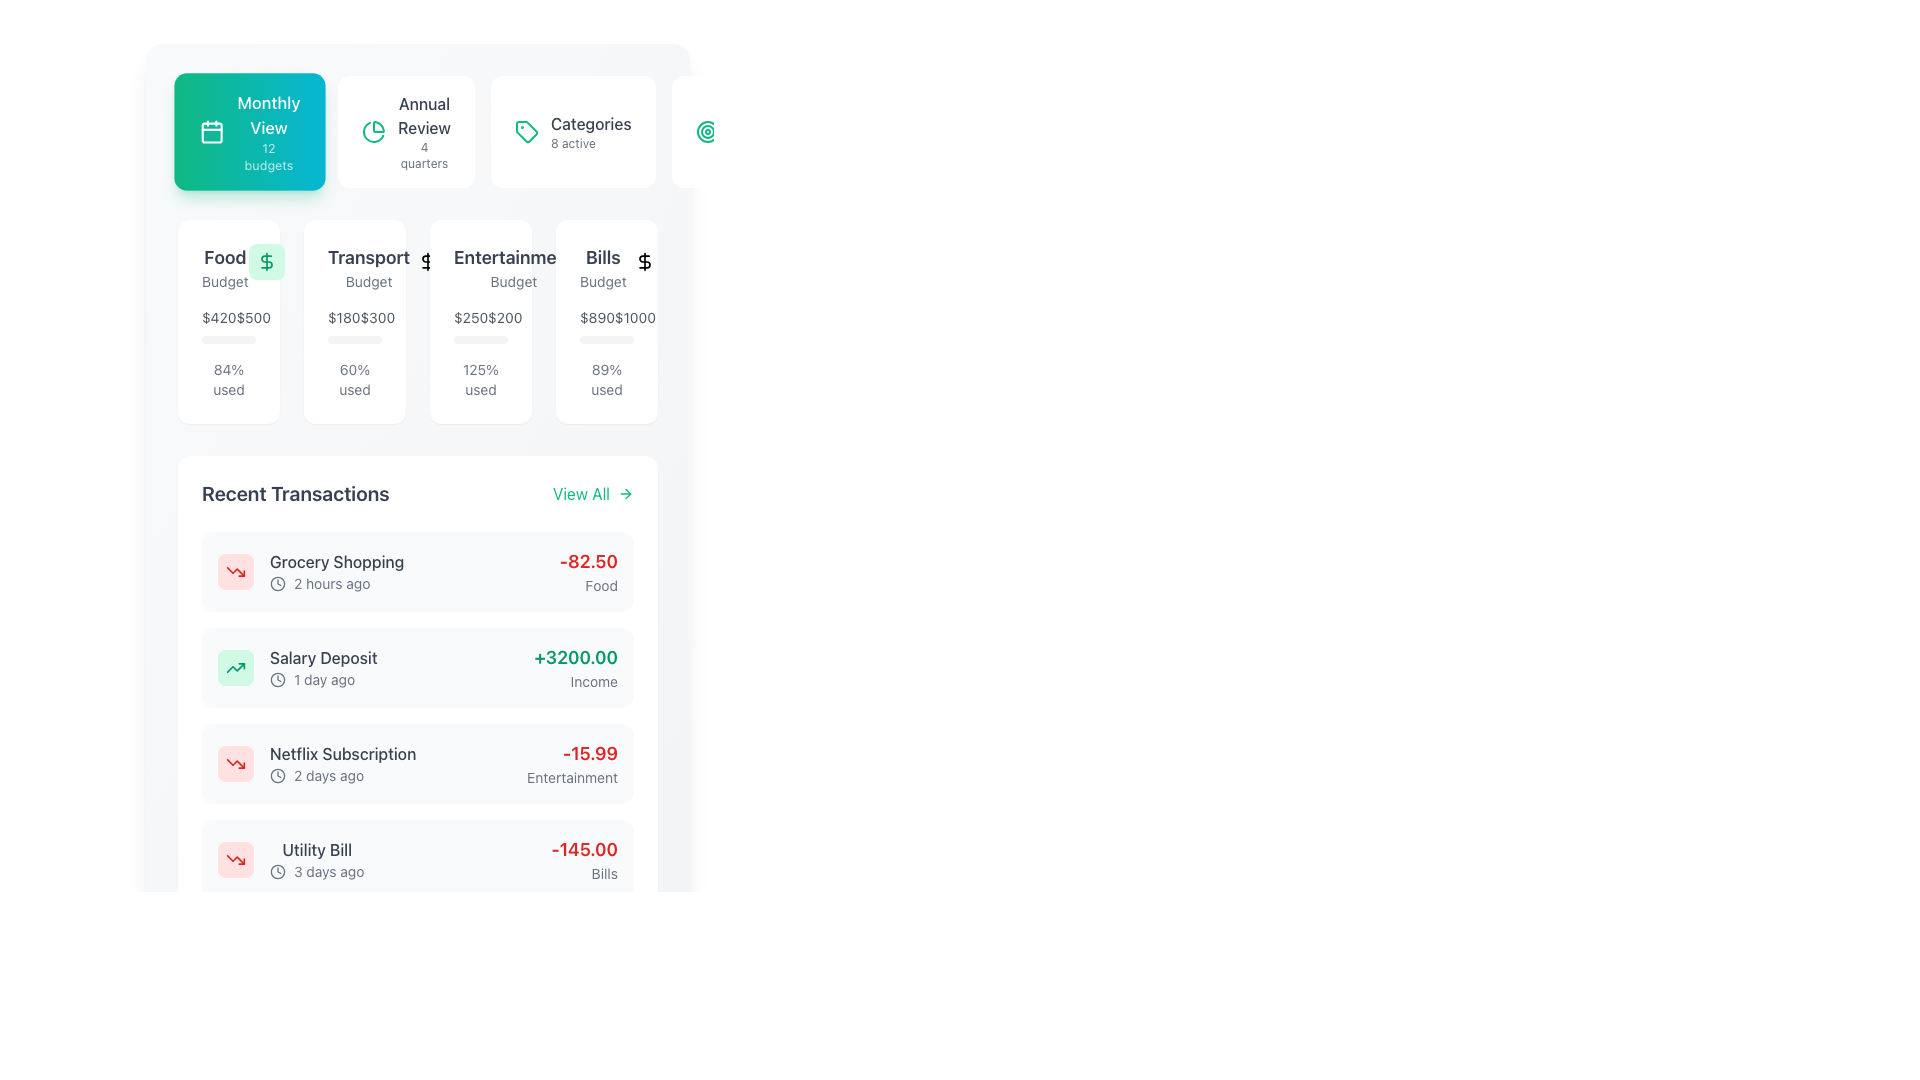 The image size is (1920, 1080). What do you see at coordinates (267, 131) in the screenshot?
I see `the 'Monthly View' text element, which is located within a card component at the top left of the main interface, just below the category buttons` at bounding box center [267, 131].